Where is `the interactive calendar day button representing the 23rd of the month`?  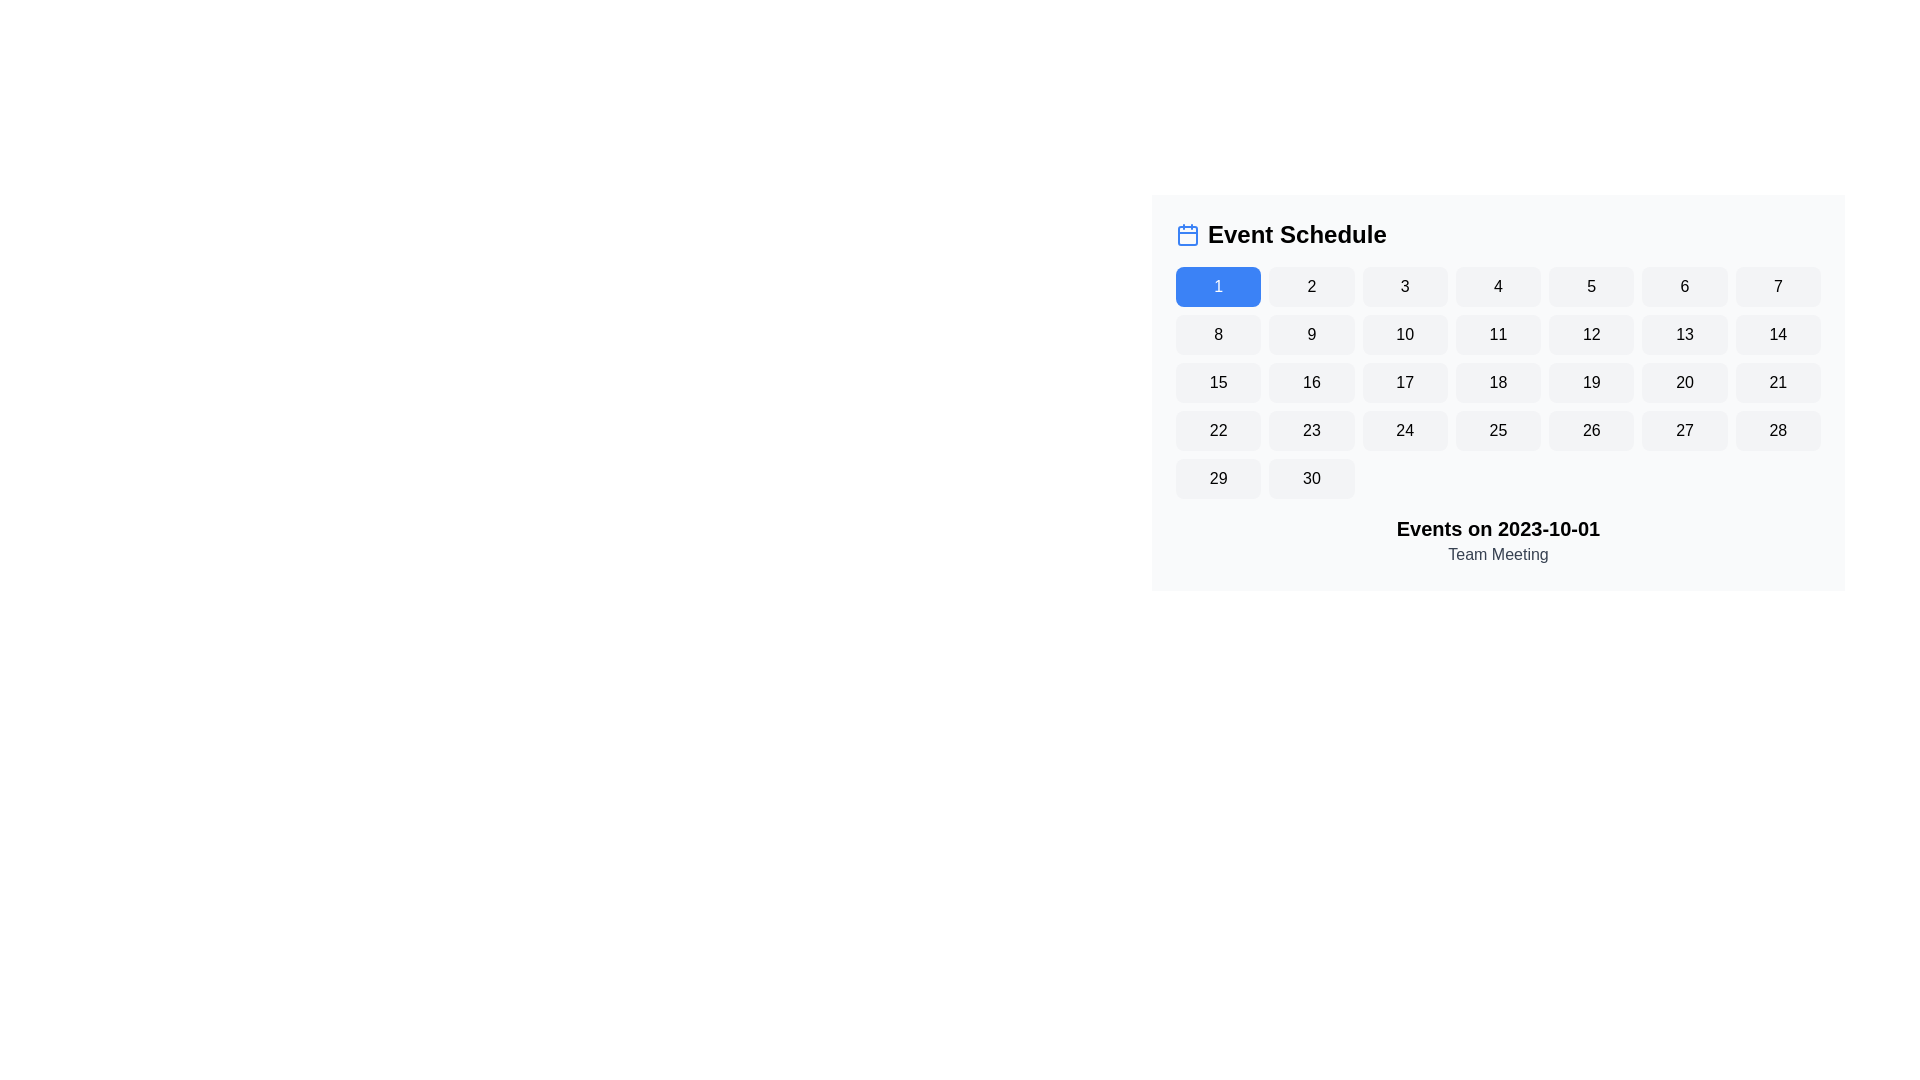
the interactive calendar day button representing the 23rd of the month is located at coordinates (1311, 430).